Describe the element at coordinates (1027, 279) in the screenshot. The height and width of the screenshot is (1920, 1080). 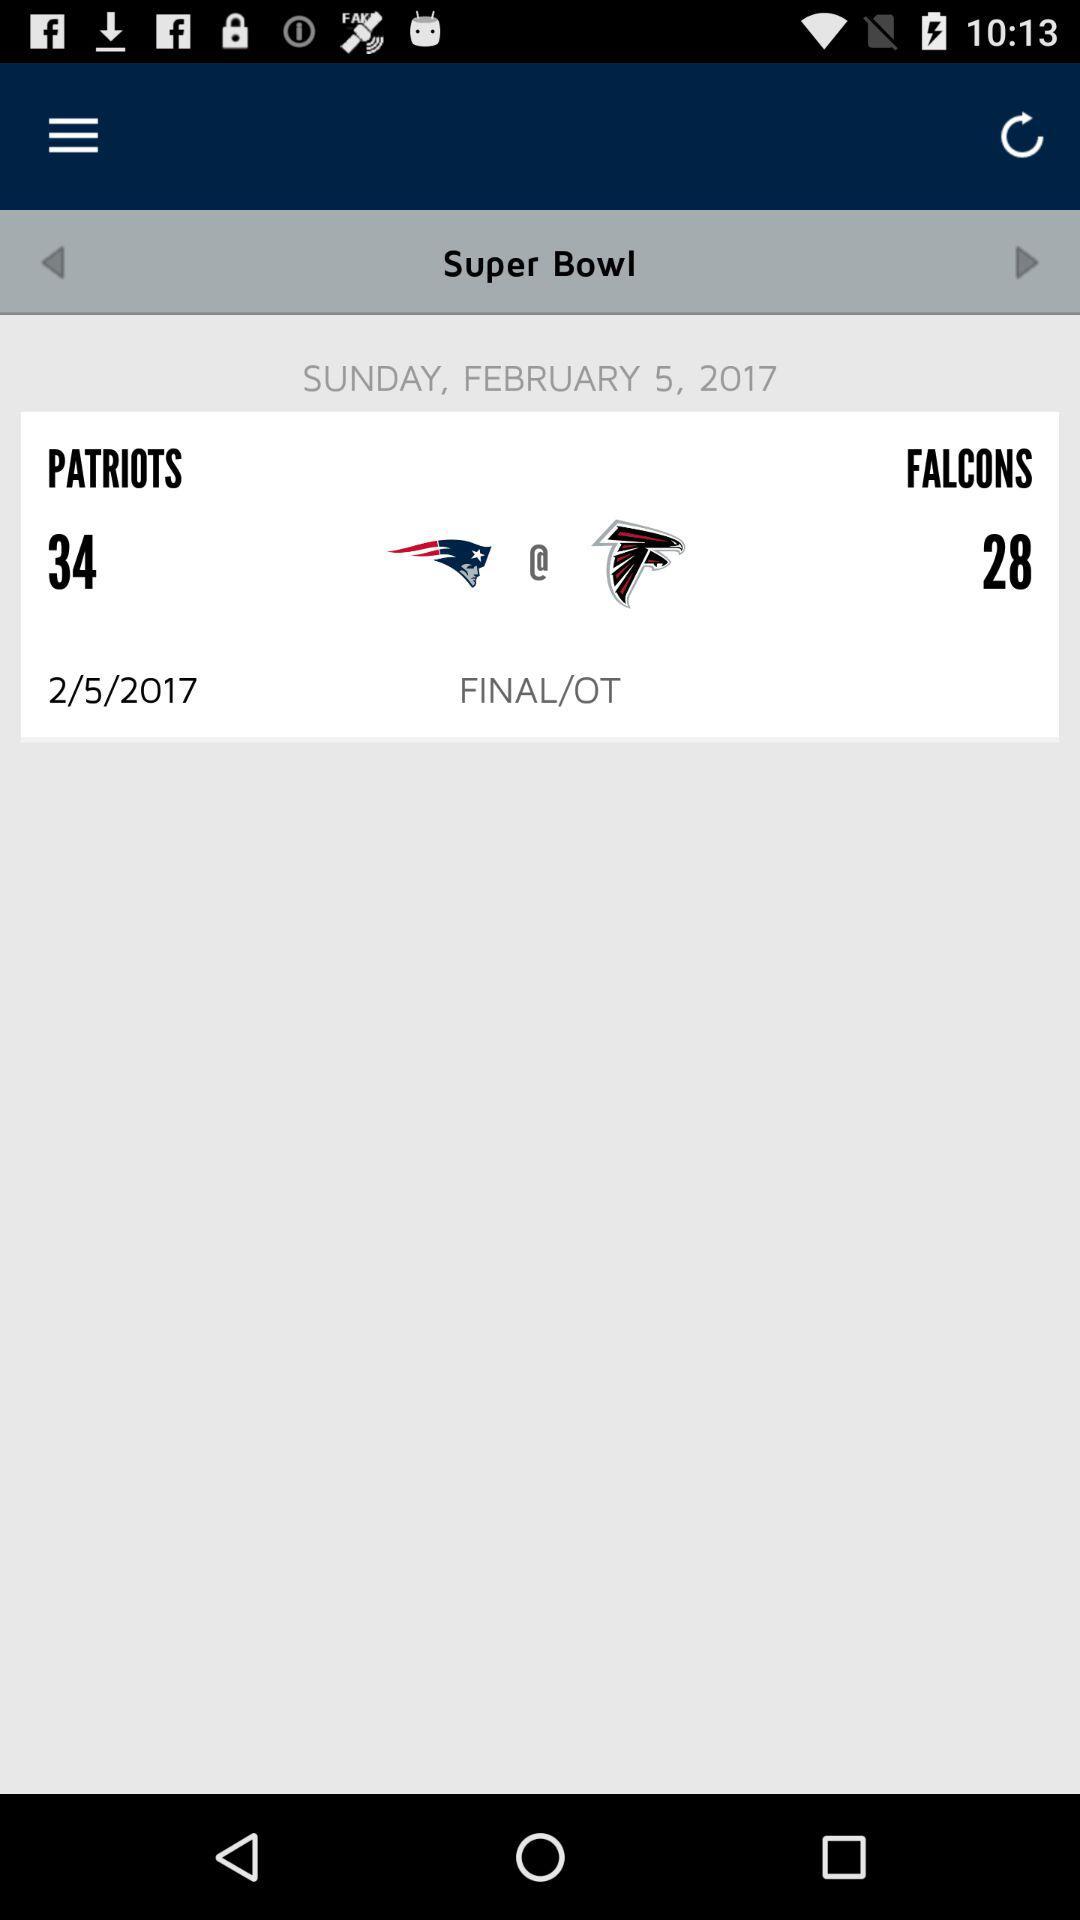
I see `the play icon` at that location.